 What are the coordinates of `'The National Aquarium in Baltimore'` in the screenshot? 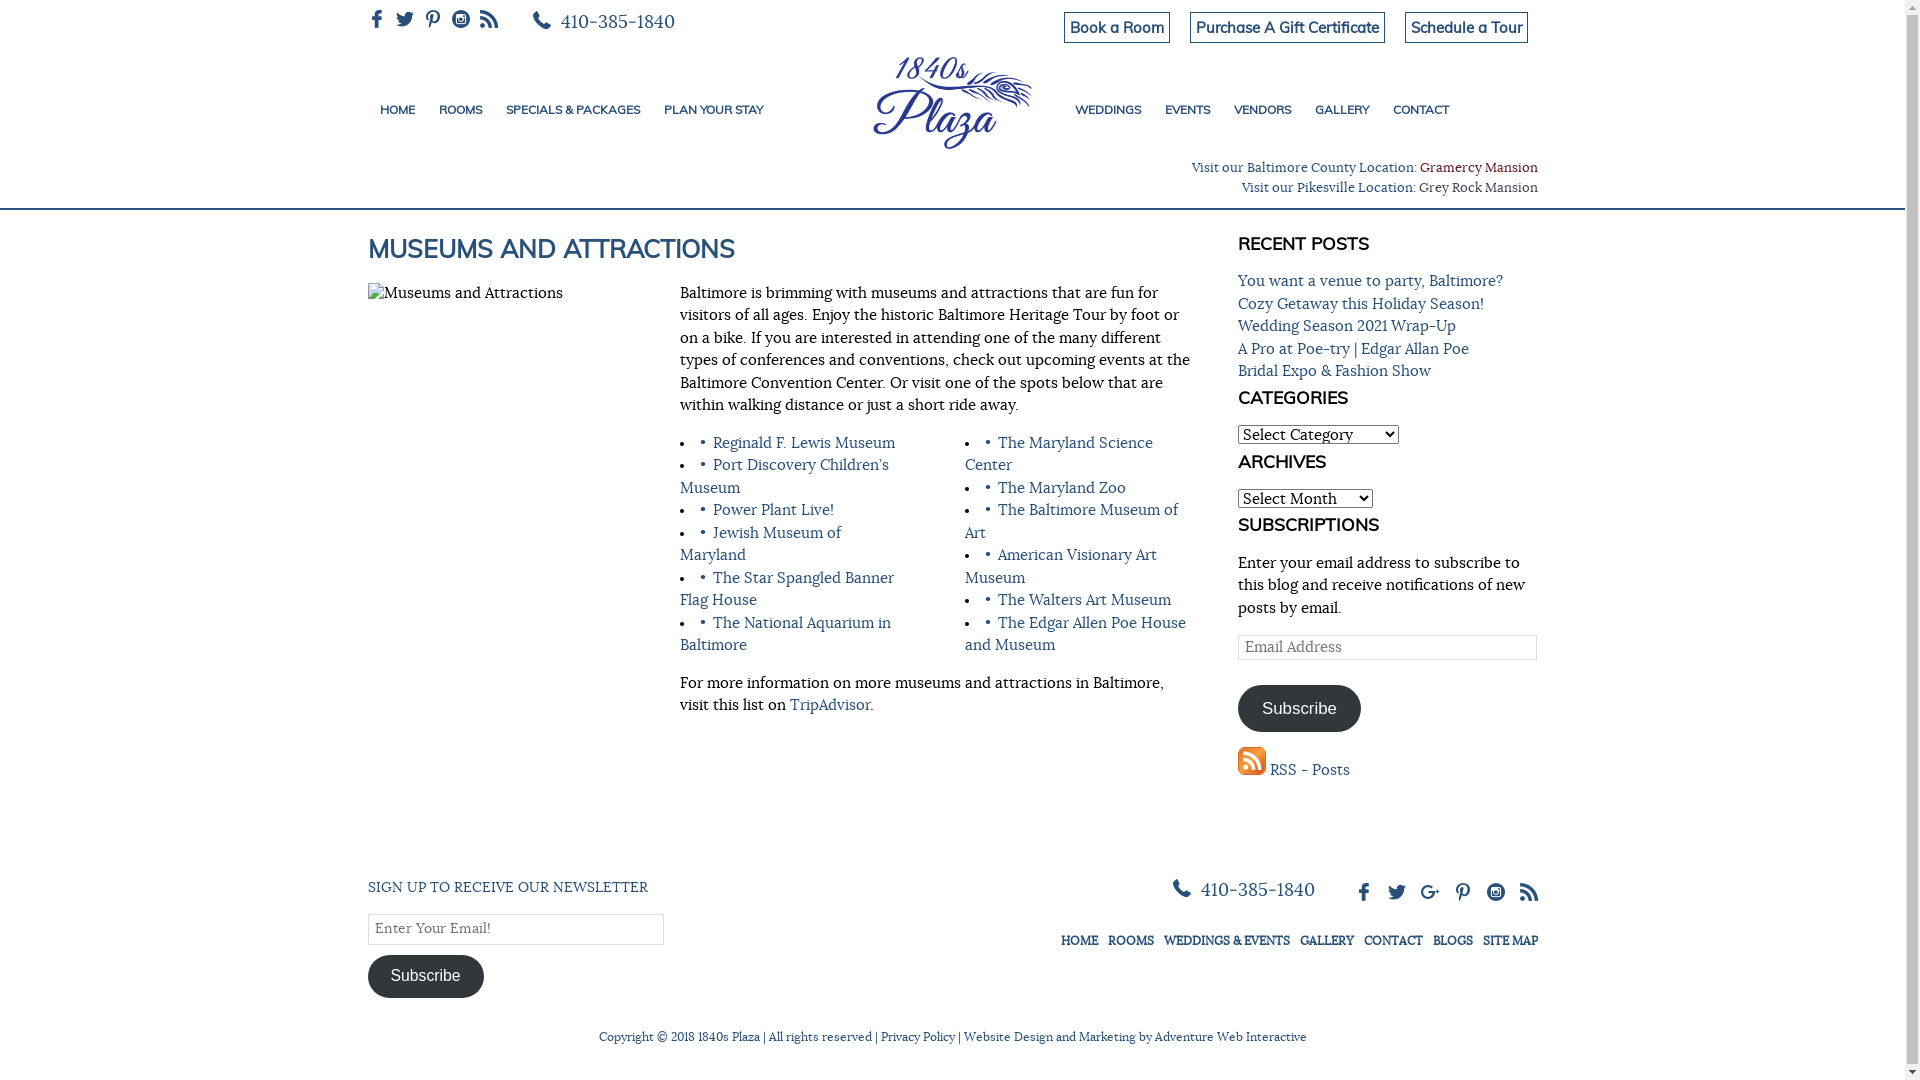 It's located at (680, 635).